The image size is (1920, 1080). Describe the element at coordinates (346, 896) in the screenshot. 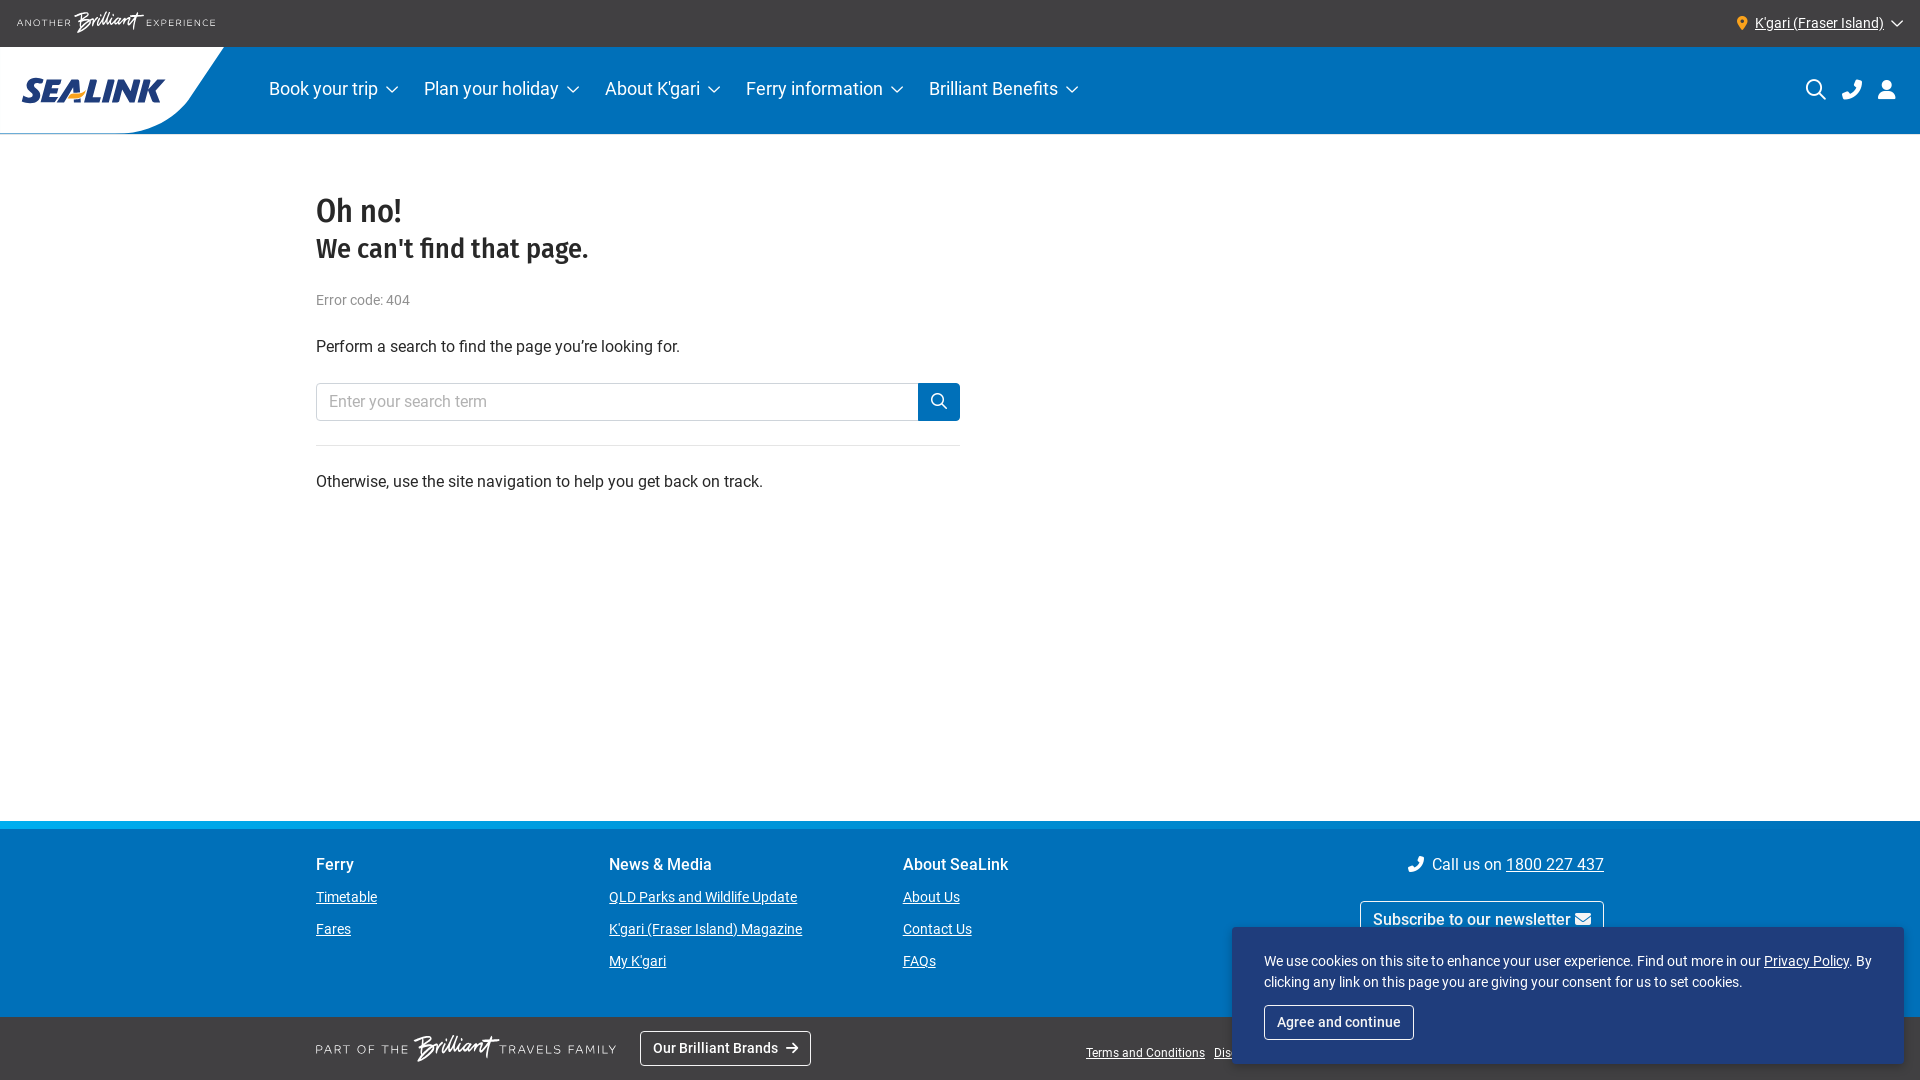

I see `'Timetable'` at that location.